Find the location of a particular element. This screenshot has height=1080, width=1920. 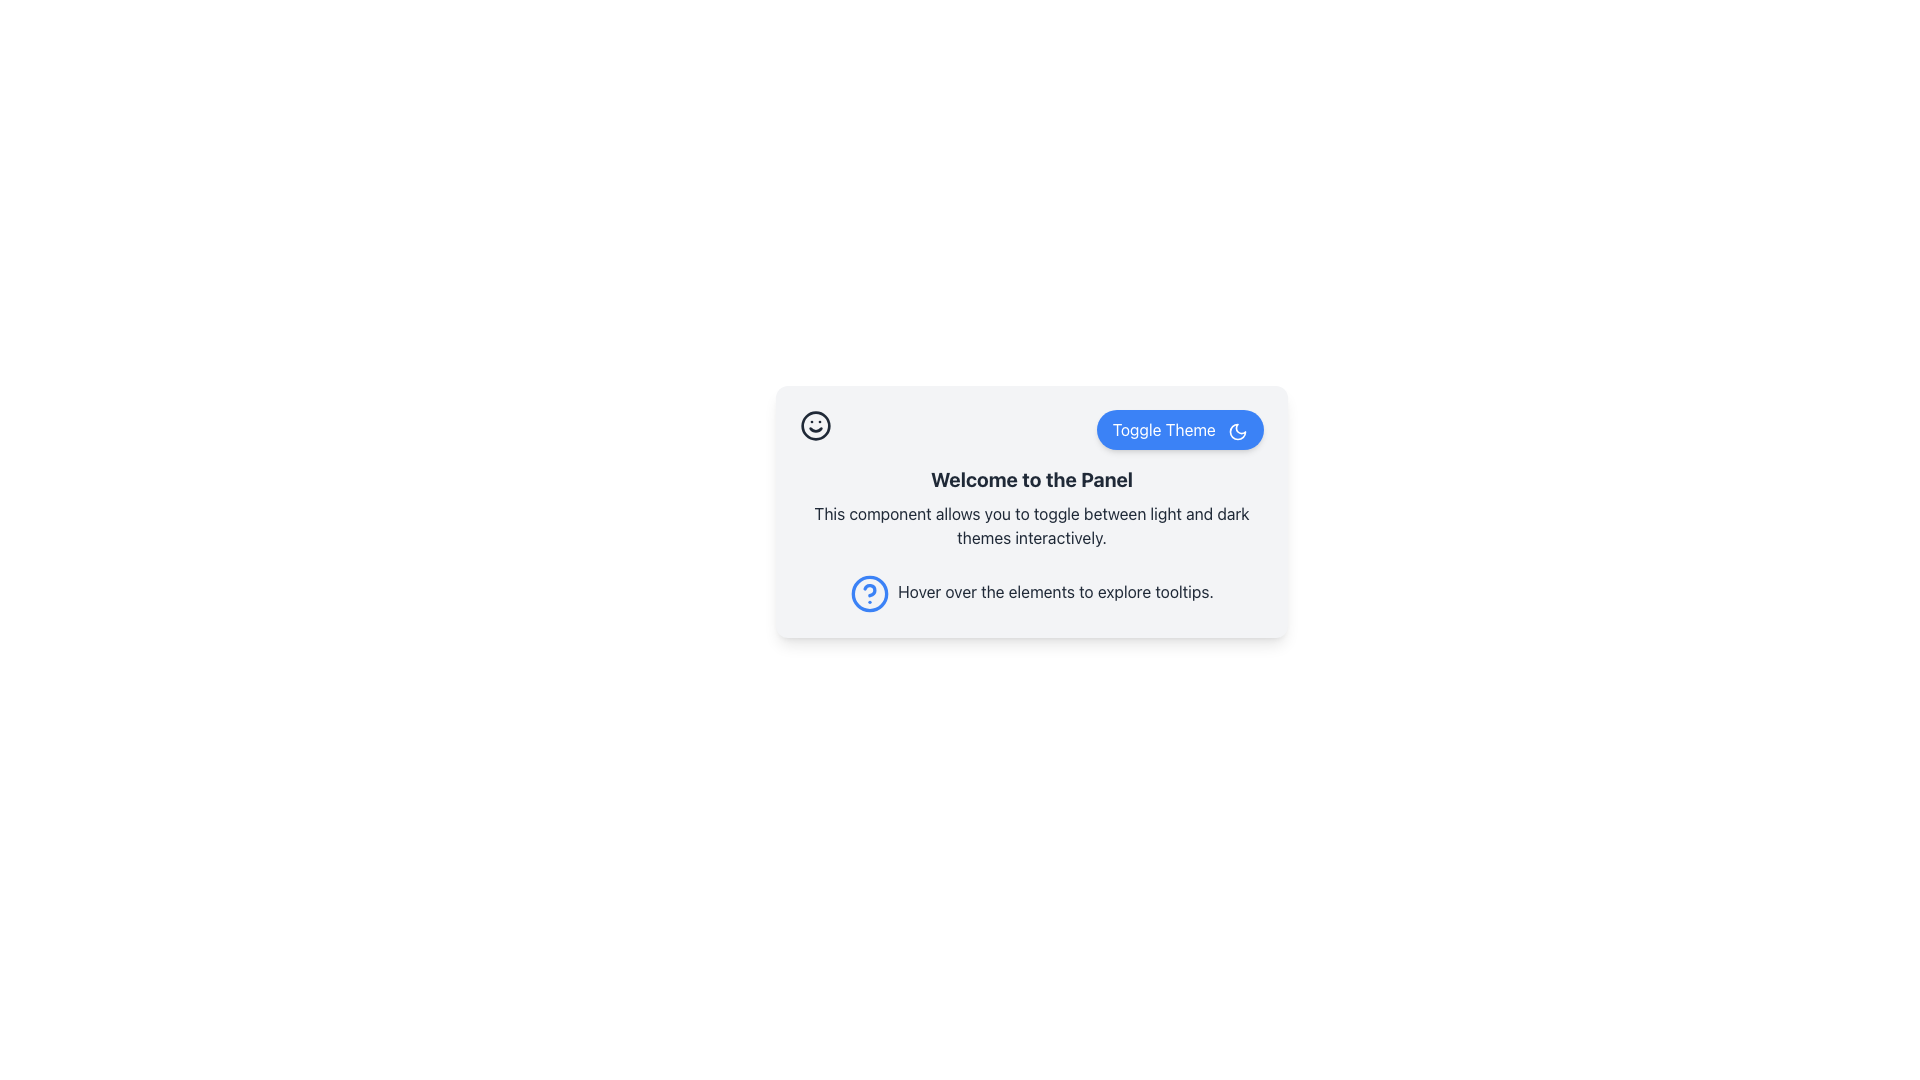

the cheerful icon located in the top-left corner of the card component, which is the first element before the 'Toggle Theme' button is located at coordinates (816, 424).